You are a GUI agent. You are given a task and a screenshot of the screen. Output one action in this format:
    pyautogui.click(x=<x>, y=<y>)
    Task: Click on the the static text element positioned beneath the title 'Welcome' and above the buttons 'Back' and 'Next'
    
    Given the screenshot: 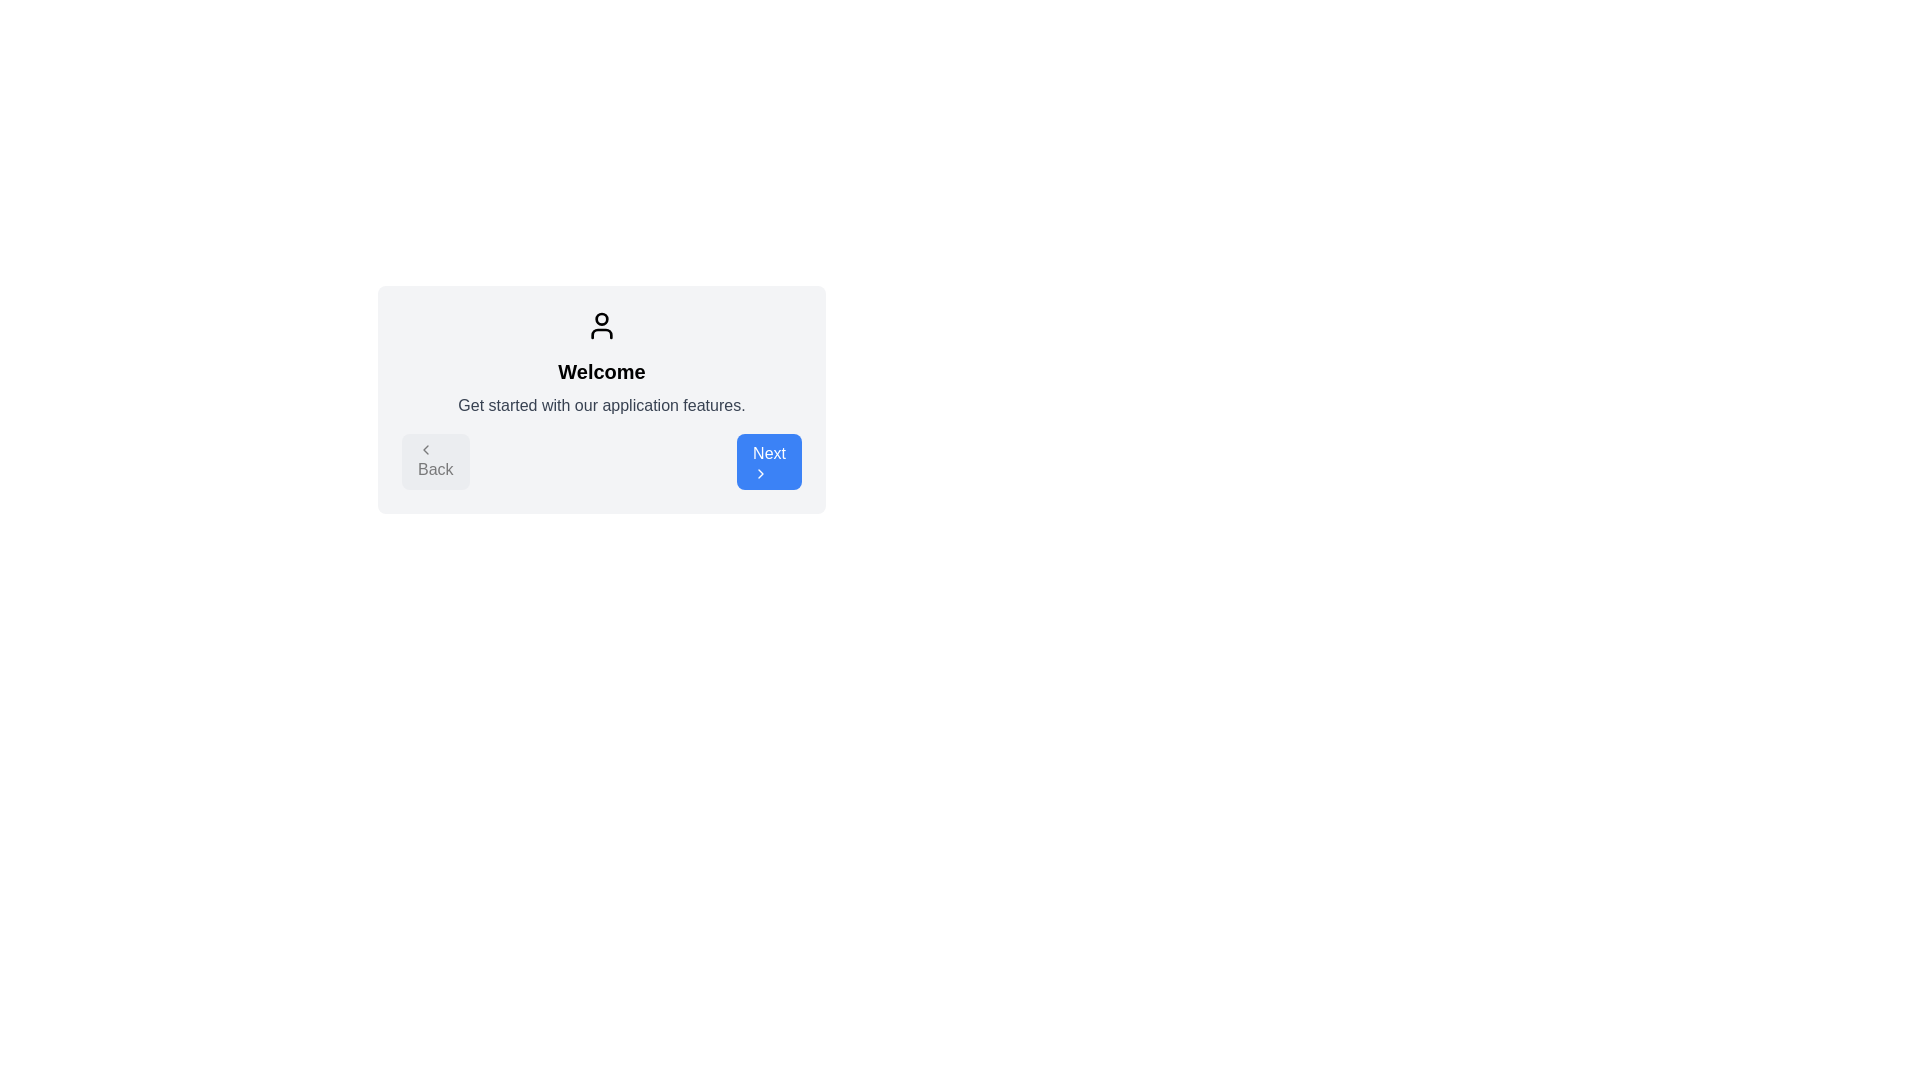 What is the action you would take?
    pyautogui.click(x=600, y=405)
    